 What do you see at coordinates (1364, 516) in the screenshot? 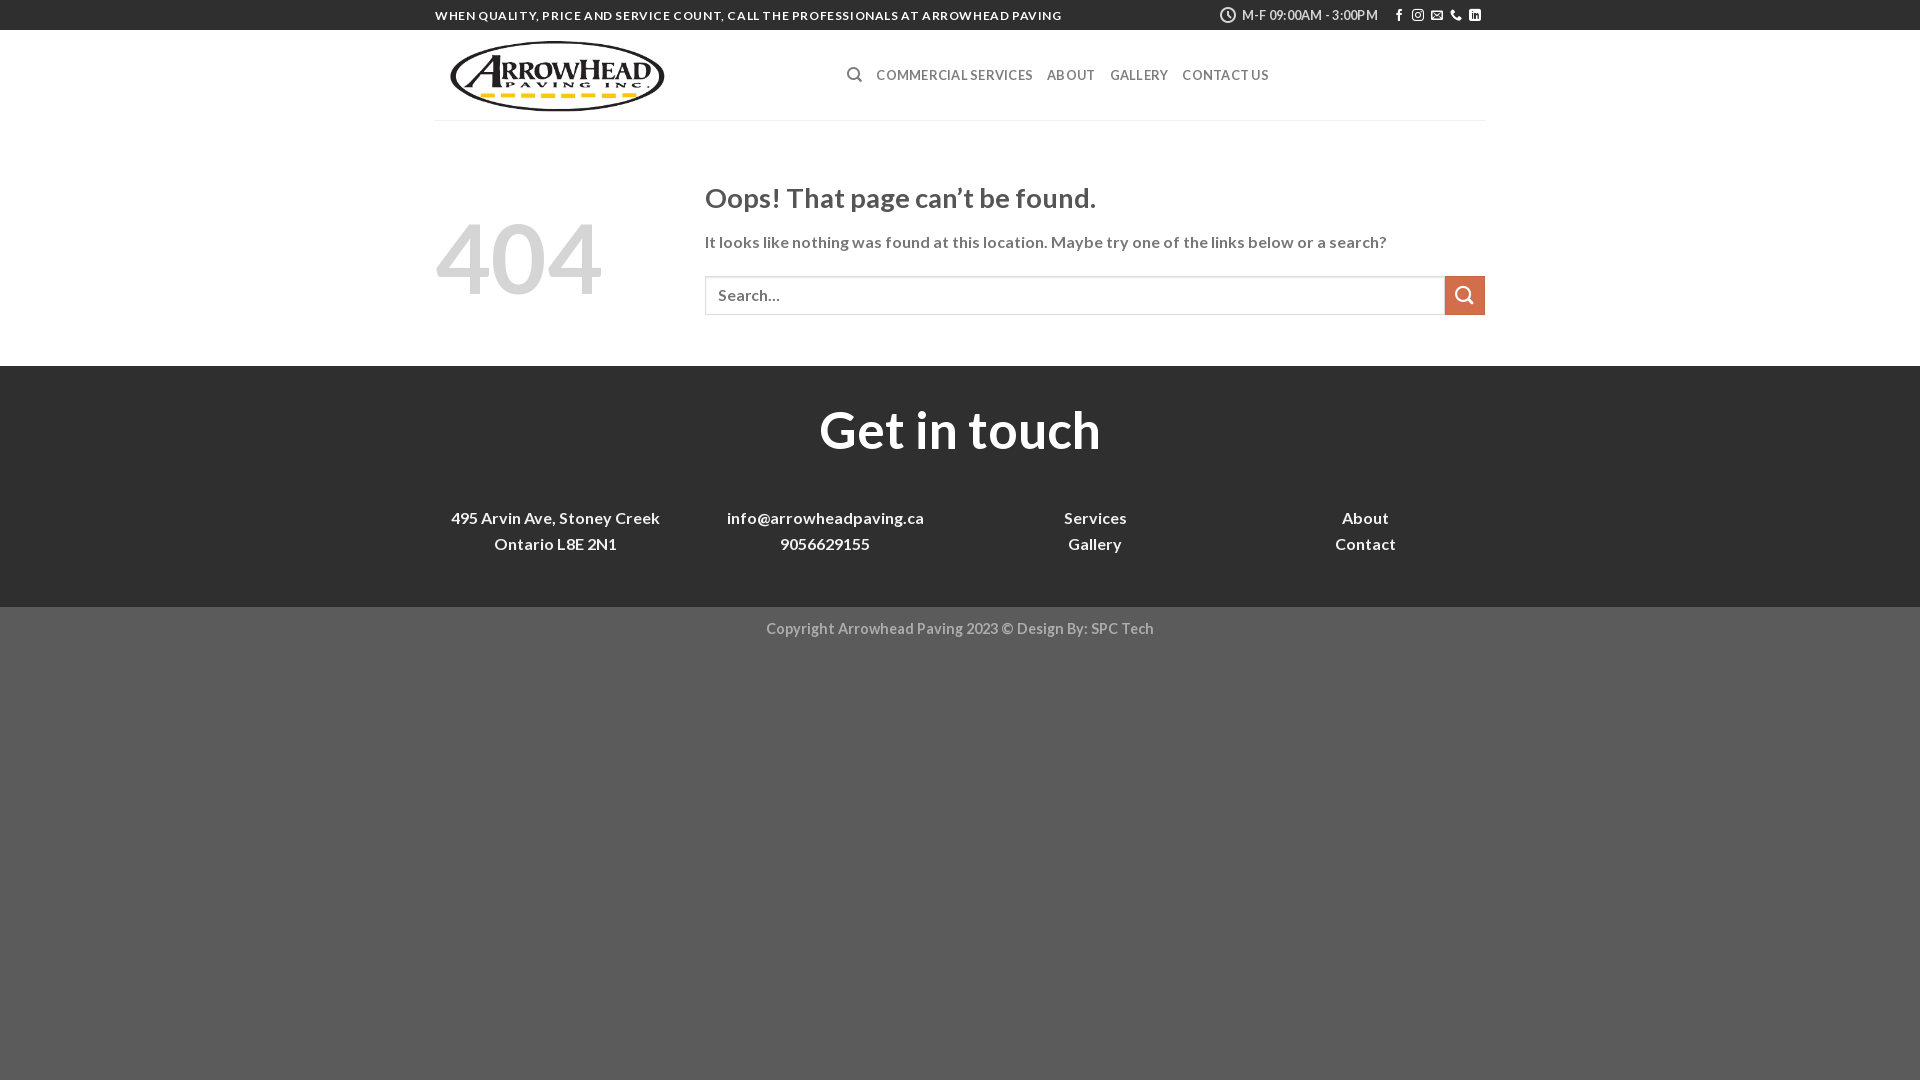
I see `'About'` at bounding box center [1364, 516].